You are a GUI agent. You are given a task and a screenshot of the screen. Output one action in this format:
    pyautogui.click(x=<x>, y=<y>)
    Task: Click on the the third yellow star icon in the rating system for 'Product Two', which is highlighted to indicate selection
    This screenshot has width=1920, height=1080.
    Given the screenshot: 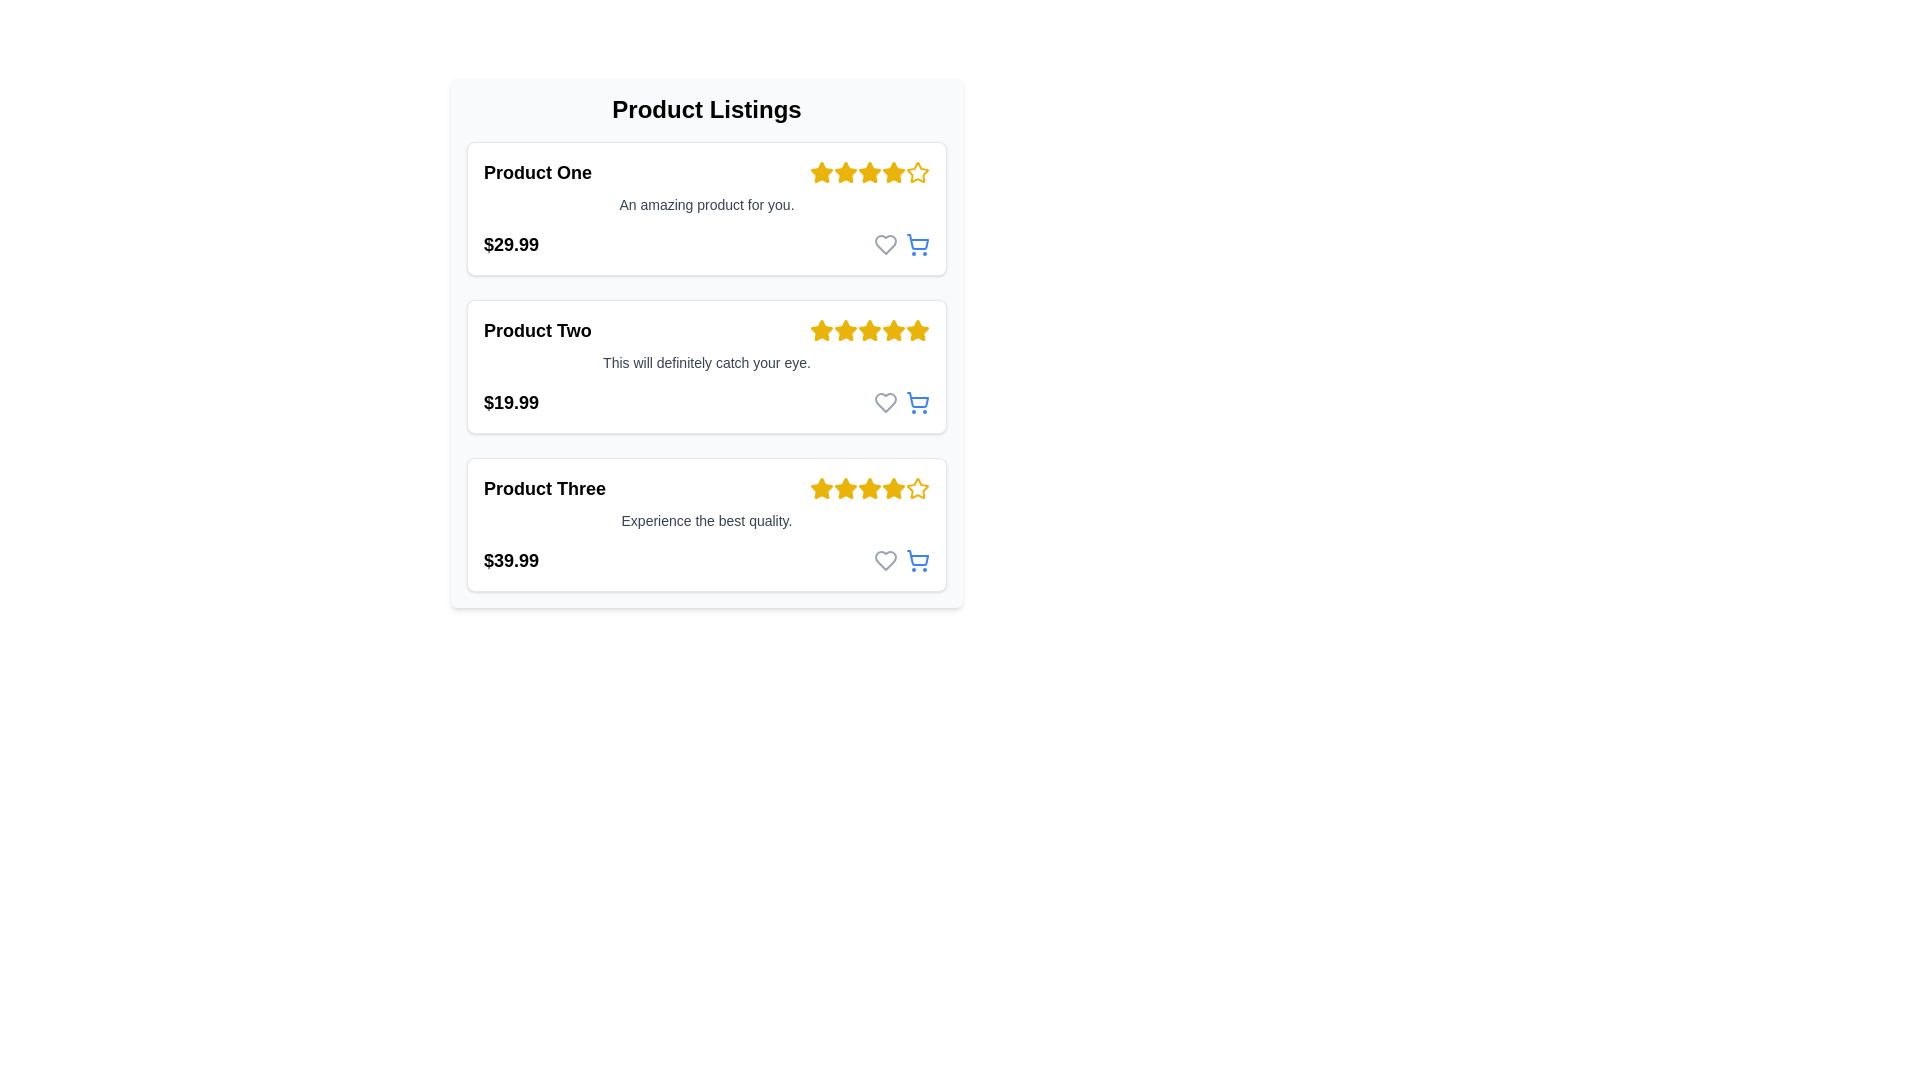 What is the action you would take?
    pyautogui.click(x=845, y=330)
    